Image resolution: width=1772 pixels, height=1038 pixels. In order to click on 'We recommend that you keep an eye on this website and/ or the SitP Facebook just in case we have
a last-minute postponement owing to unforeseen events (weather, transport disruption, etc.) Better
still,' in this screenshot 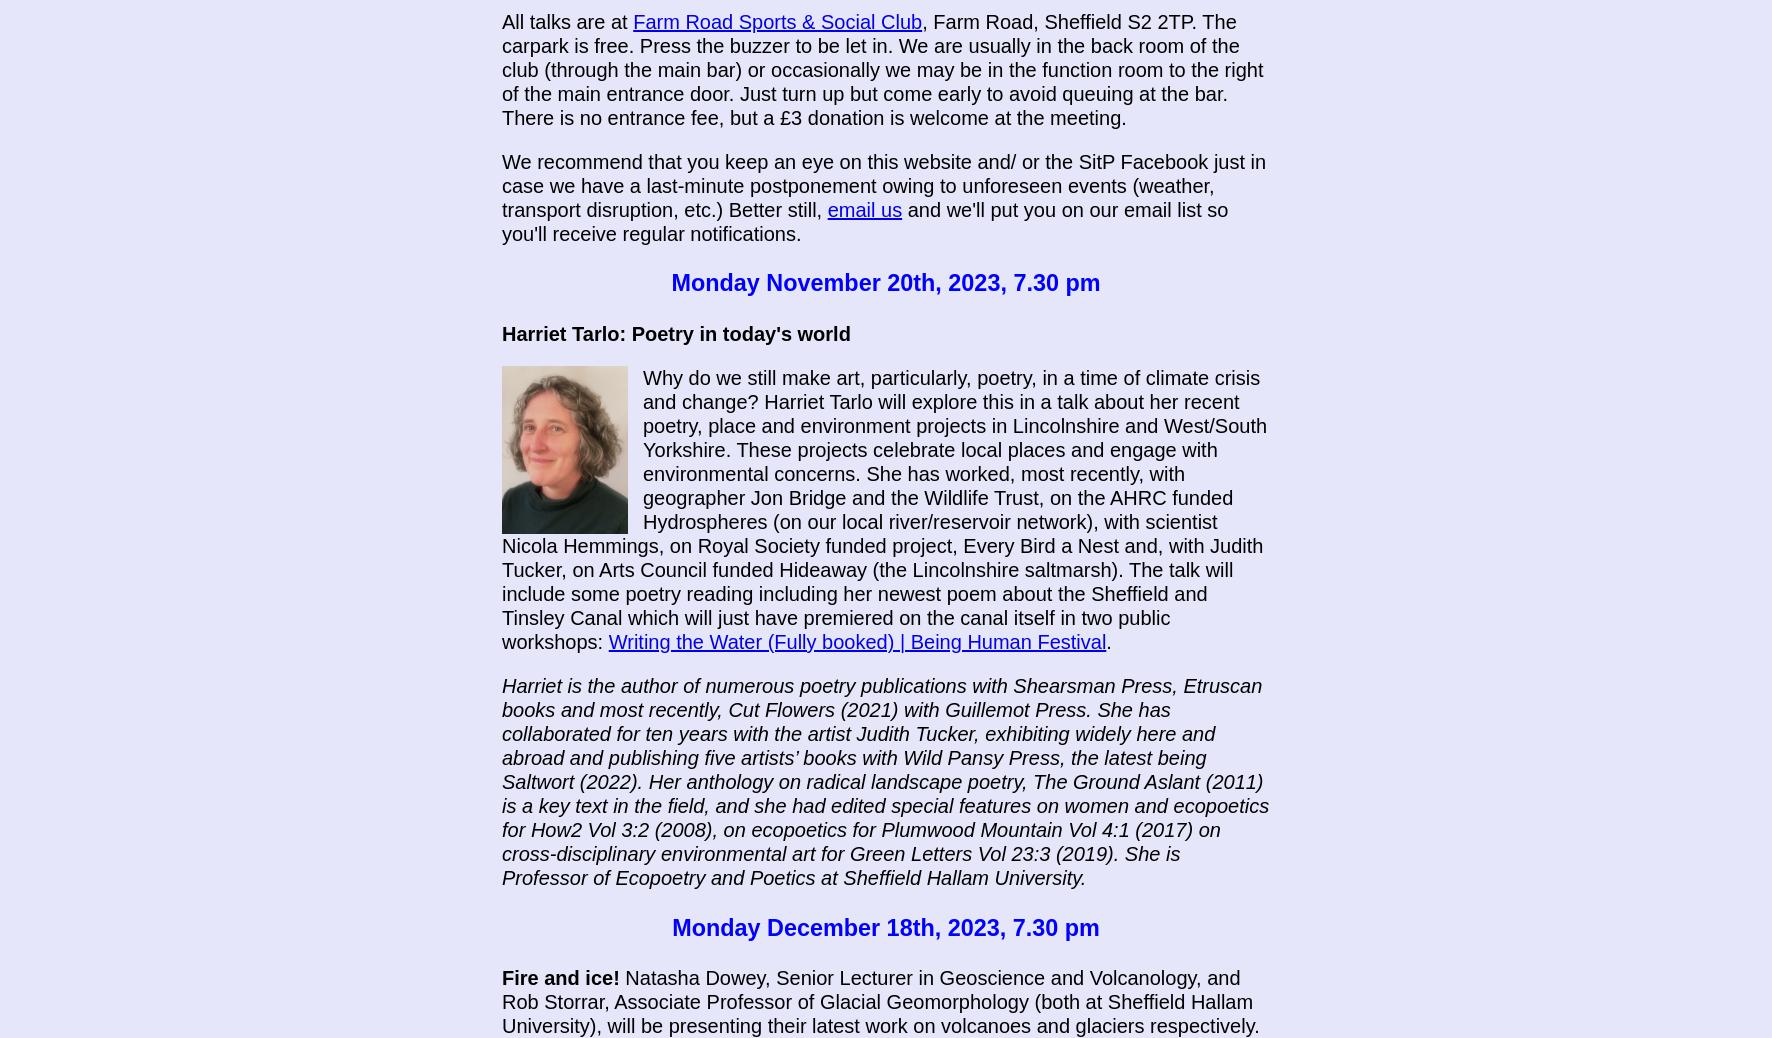, I will do `click(884, 185)`.